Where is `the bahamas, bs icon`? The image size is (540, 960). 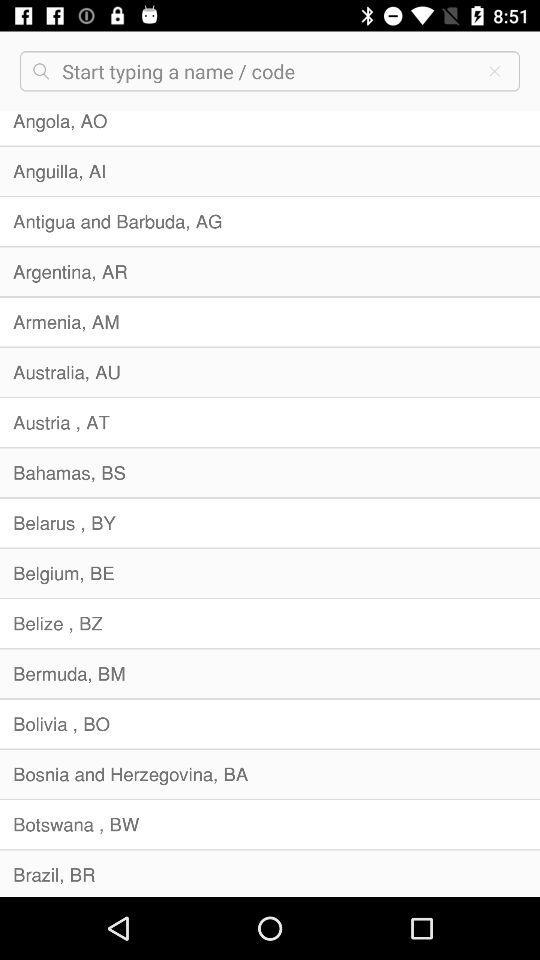
the bahamas, bs icon is located at coordinates (270, 472).